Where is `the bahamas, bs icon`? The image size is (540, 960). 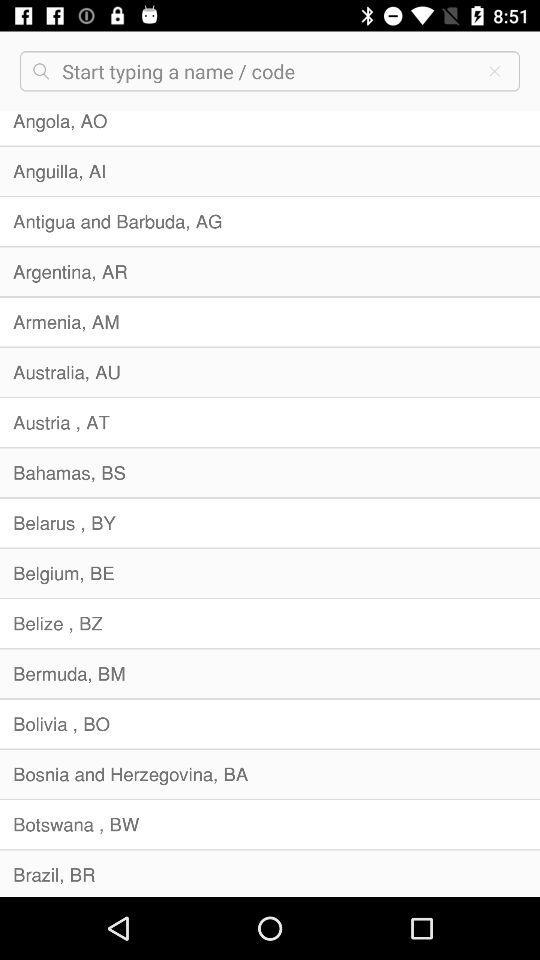
the bahamas, bs icon is located at coordinates (270, 472).